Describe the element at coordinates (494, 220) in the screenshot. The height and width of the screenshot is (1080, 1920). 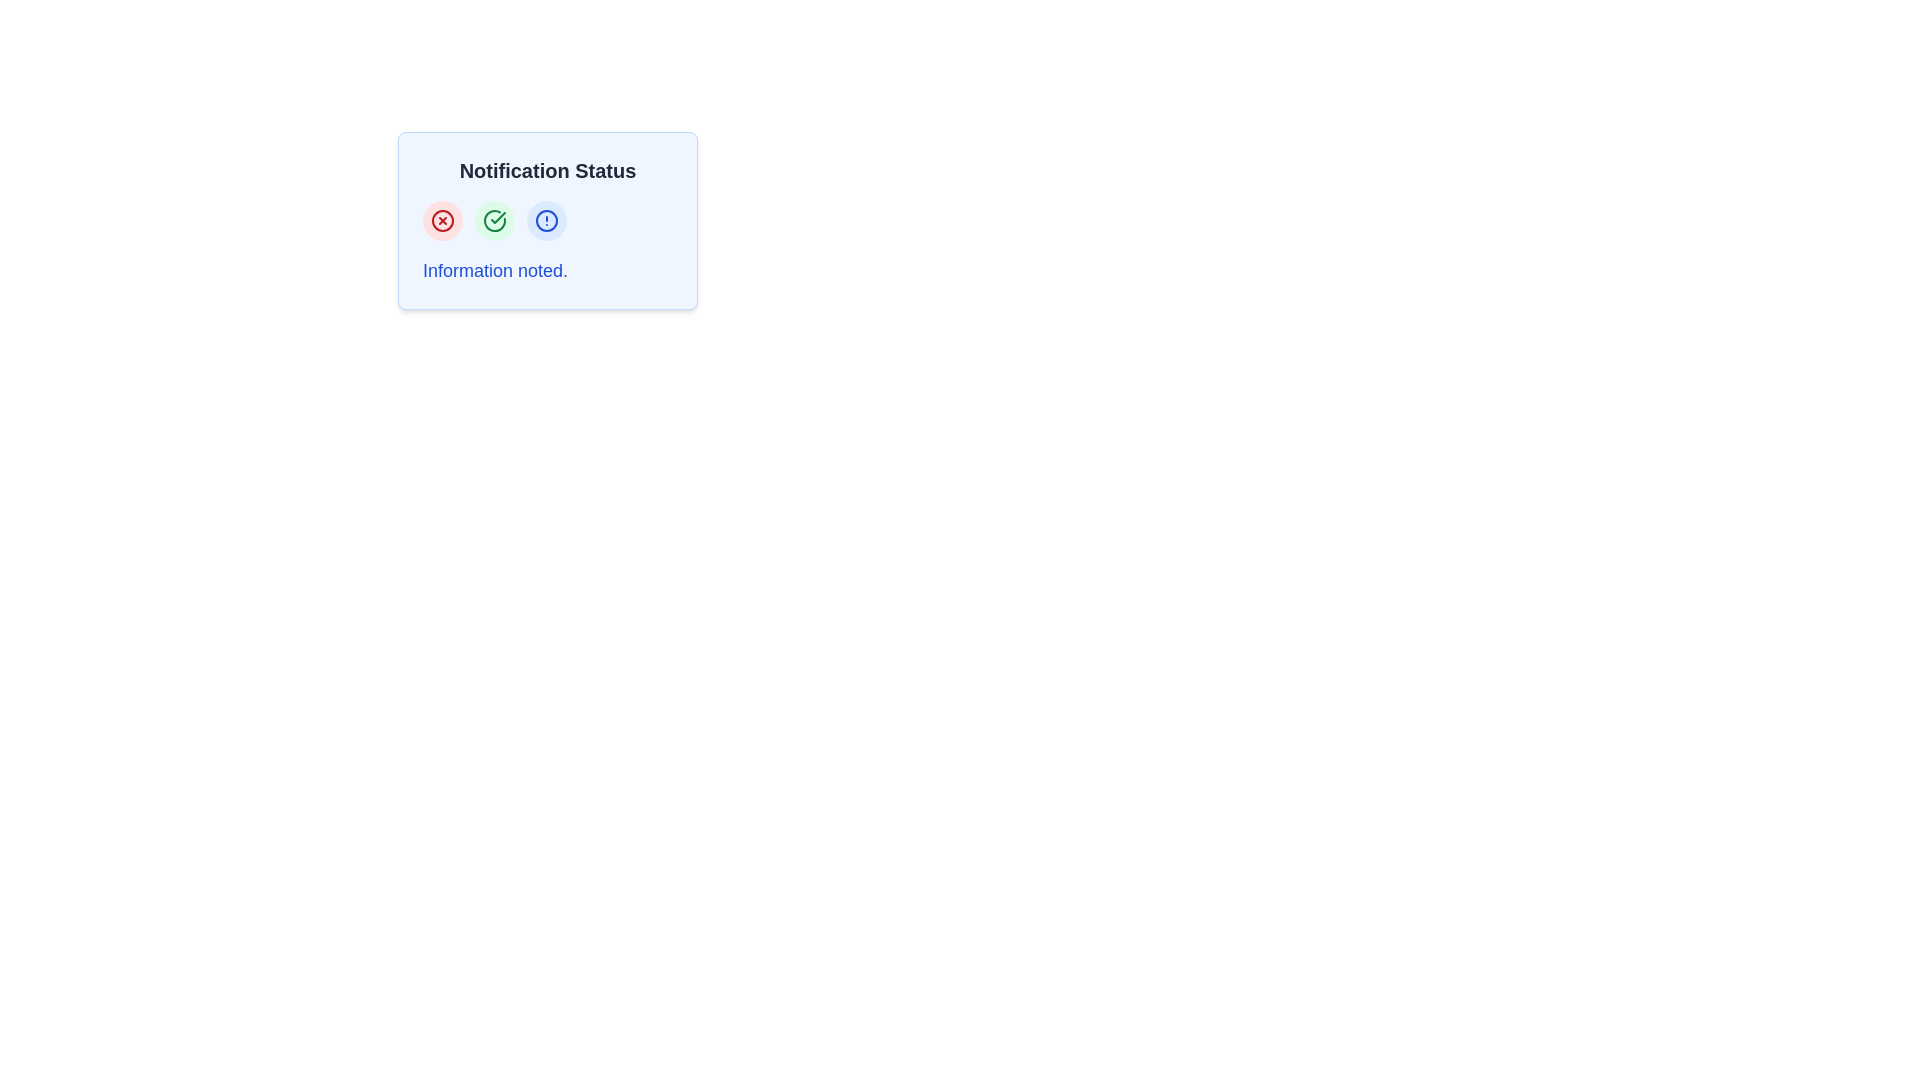
I see `the confirmation icon with a green border and checkmark inside, located in the center of the 'Notification Status' section` at that location.